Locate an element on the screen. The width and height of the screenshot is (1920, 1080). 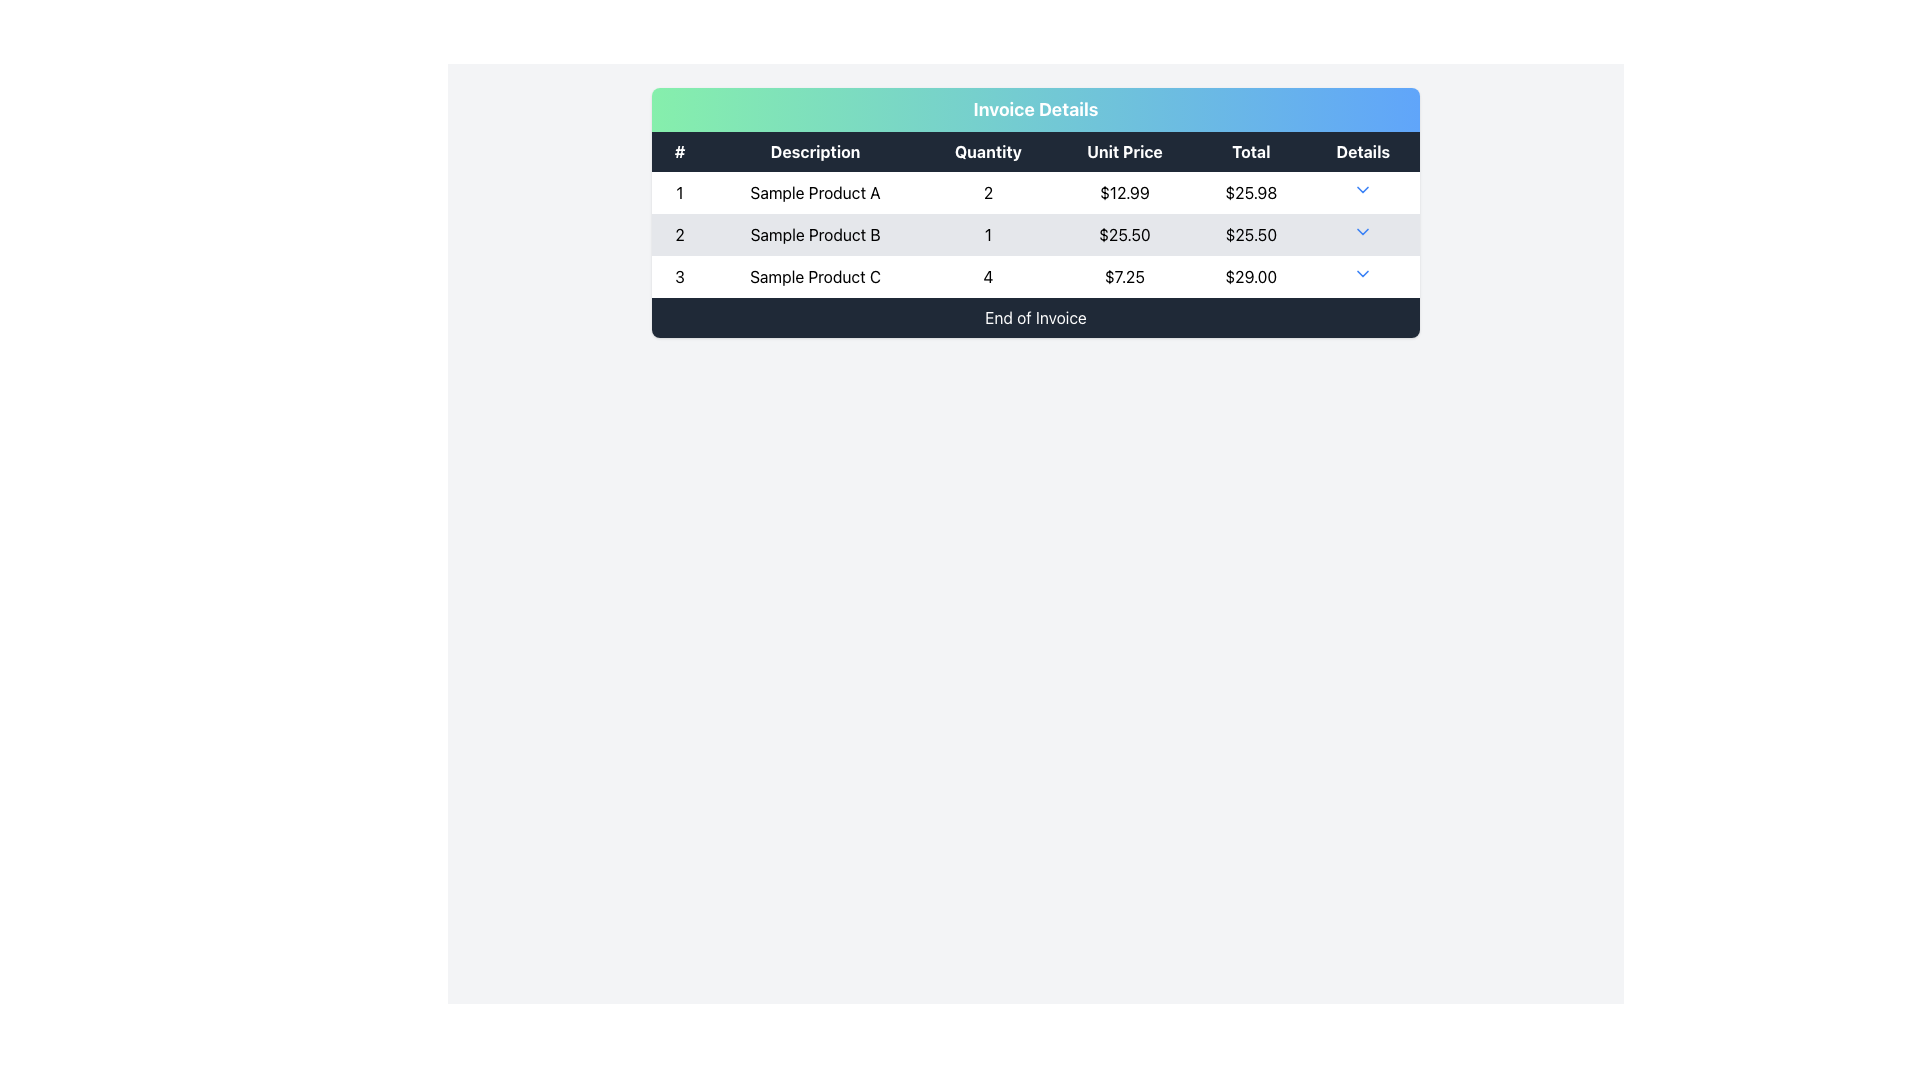
the dropdown trigger icon in the last row of the table under the 'Details' column for 'Sample Product C' is located at coordinates (1362, 273).